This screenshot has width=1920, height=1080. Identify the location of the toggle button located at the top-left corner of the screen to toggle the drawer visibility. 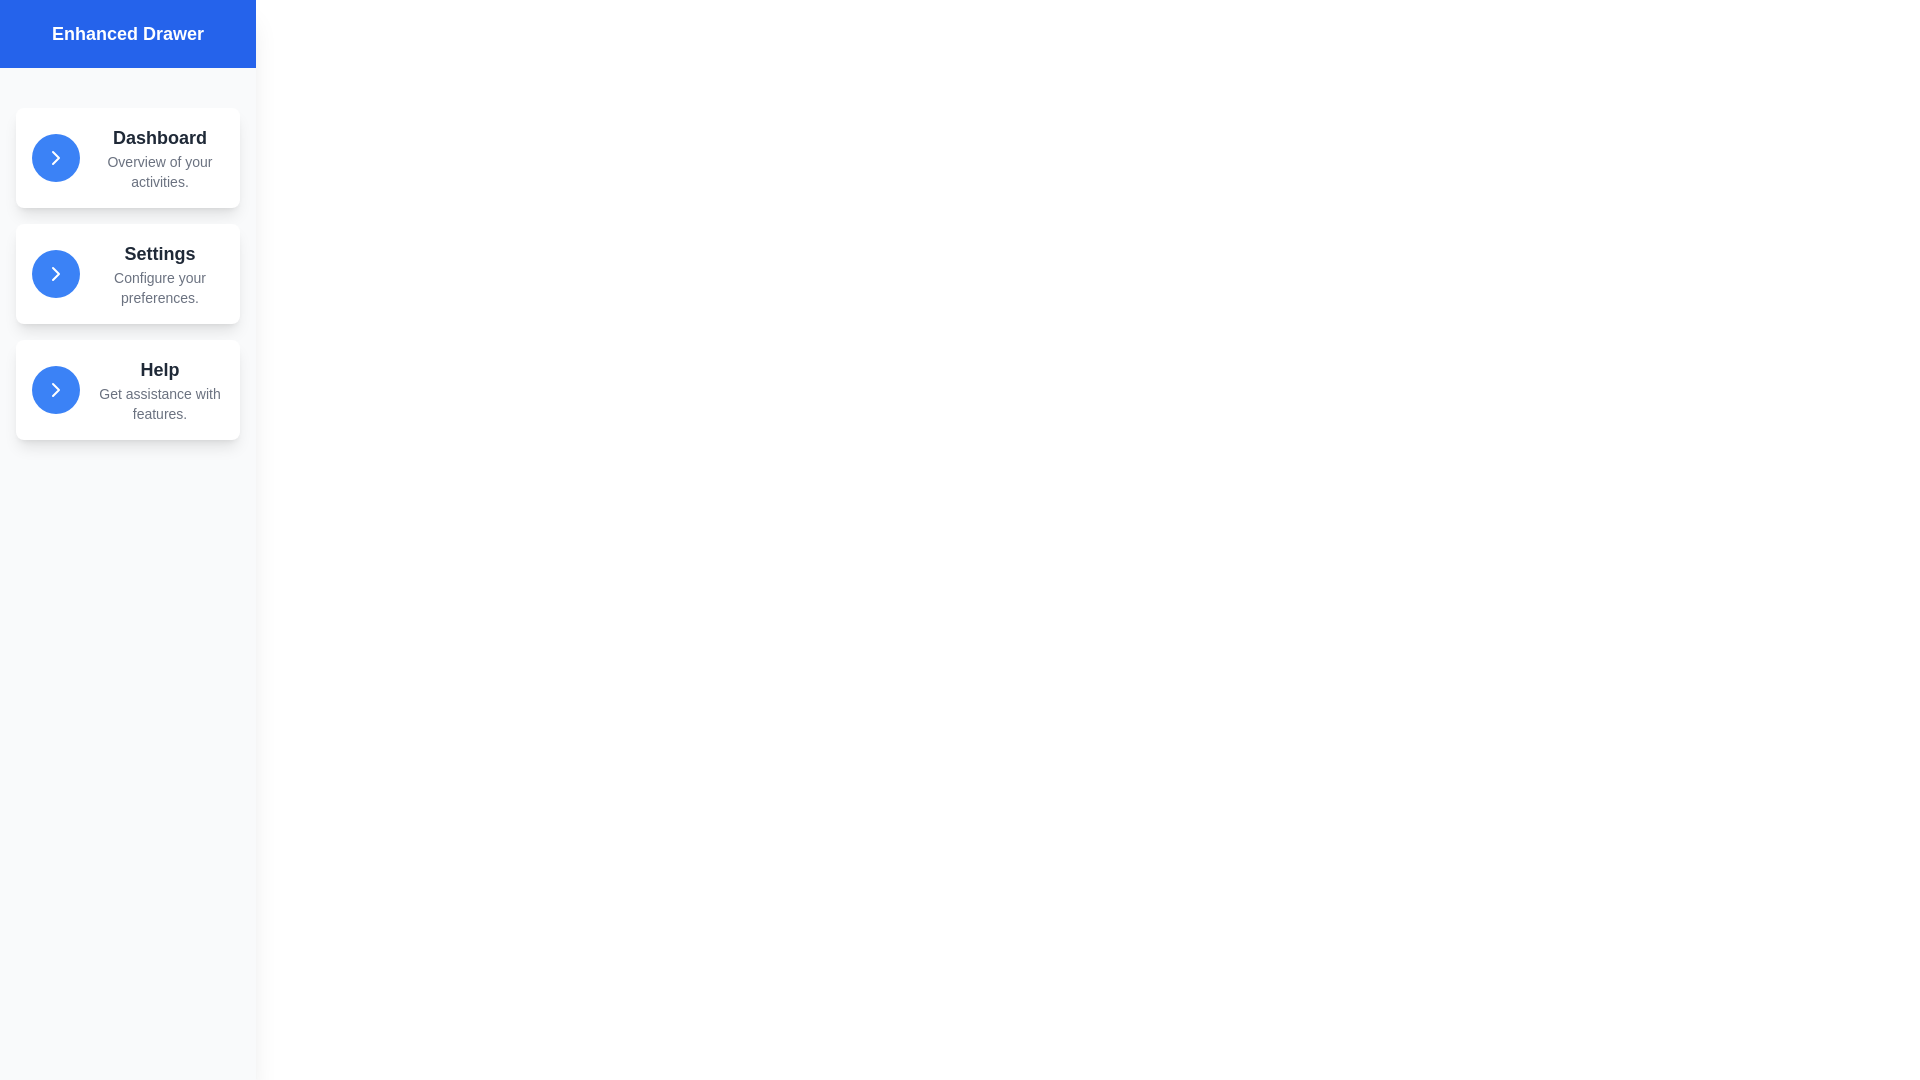
(43, 43).